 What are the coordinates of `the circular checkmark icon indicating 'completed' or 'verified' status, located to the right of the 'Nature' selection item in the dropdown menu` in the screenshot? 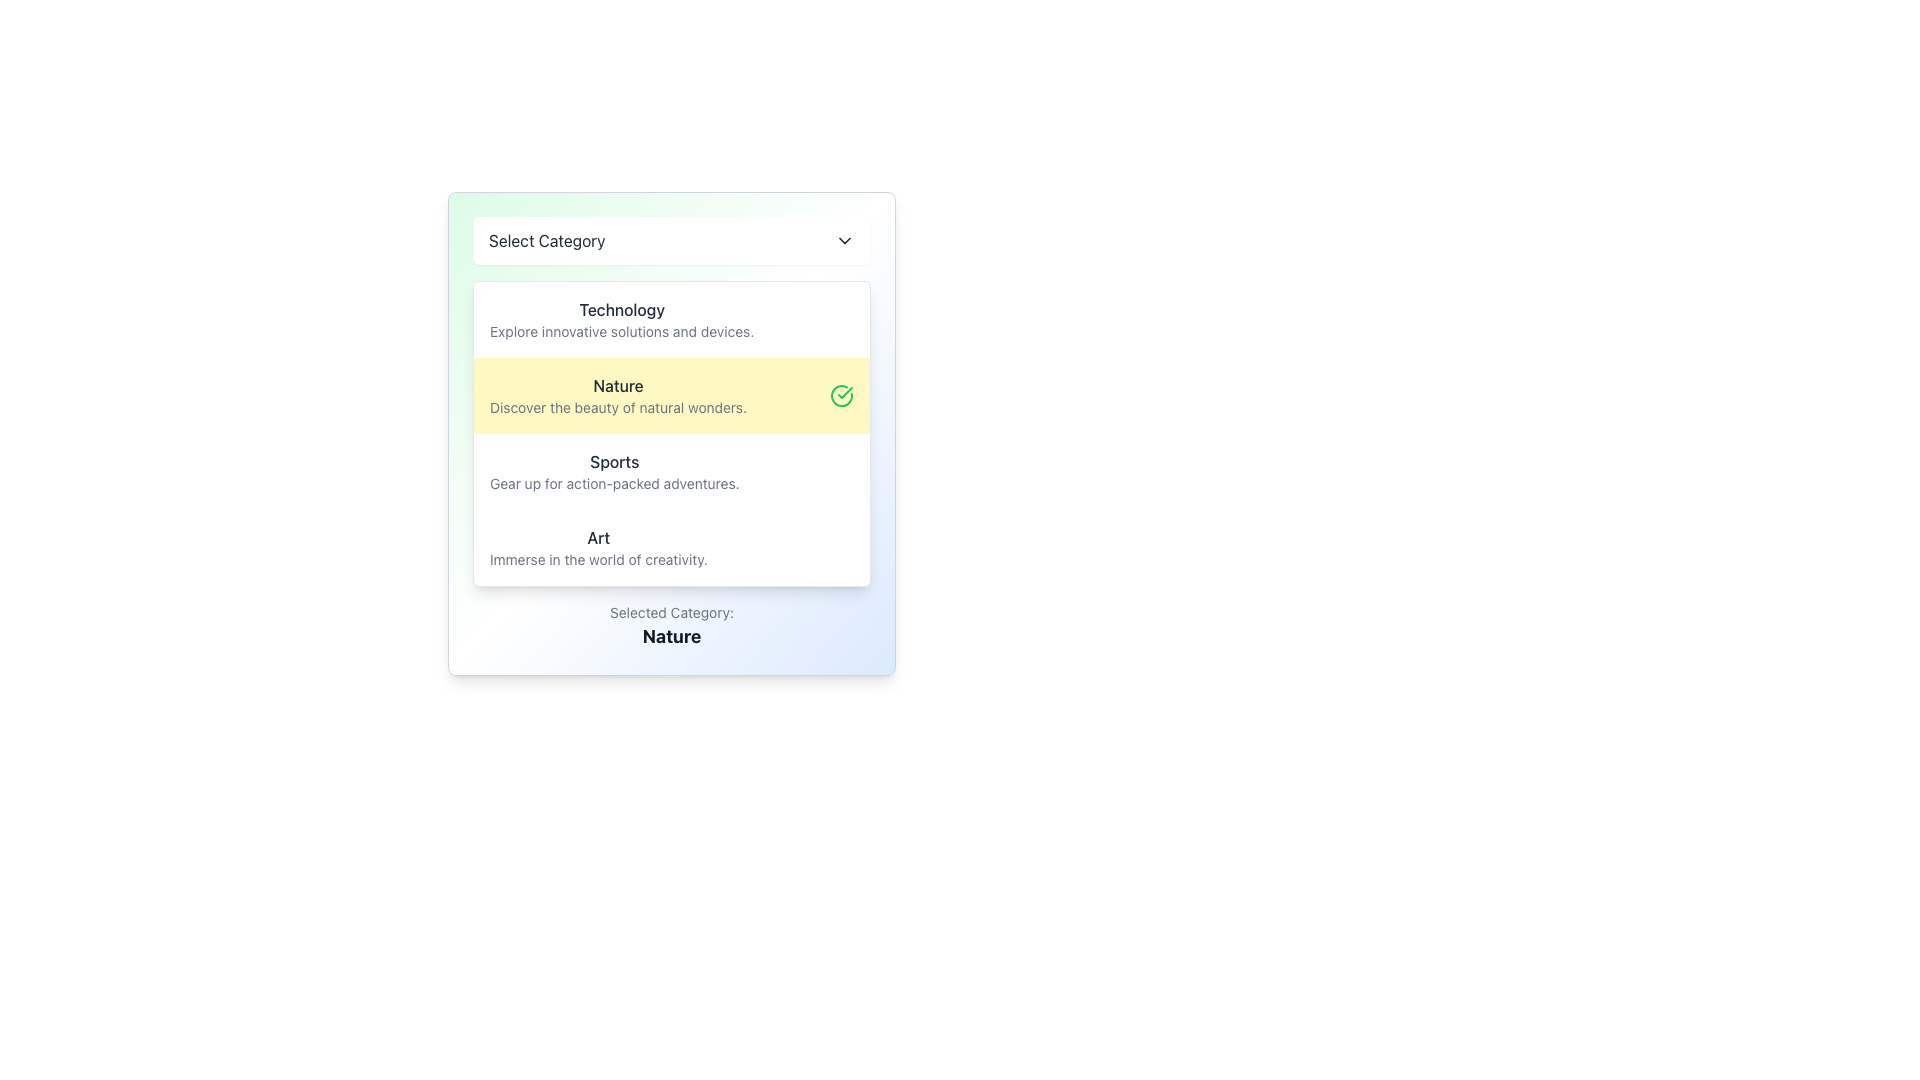 It's located at (841, 396).